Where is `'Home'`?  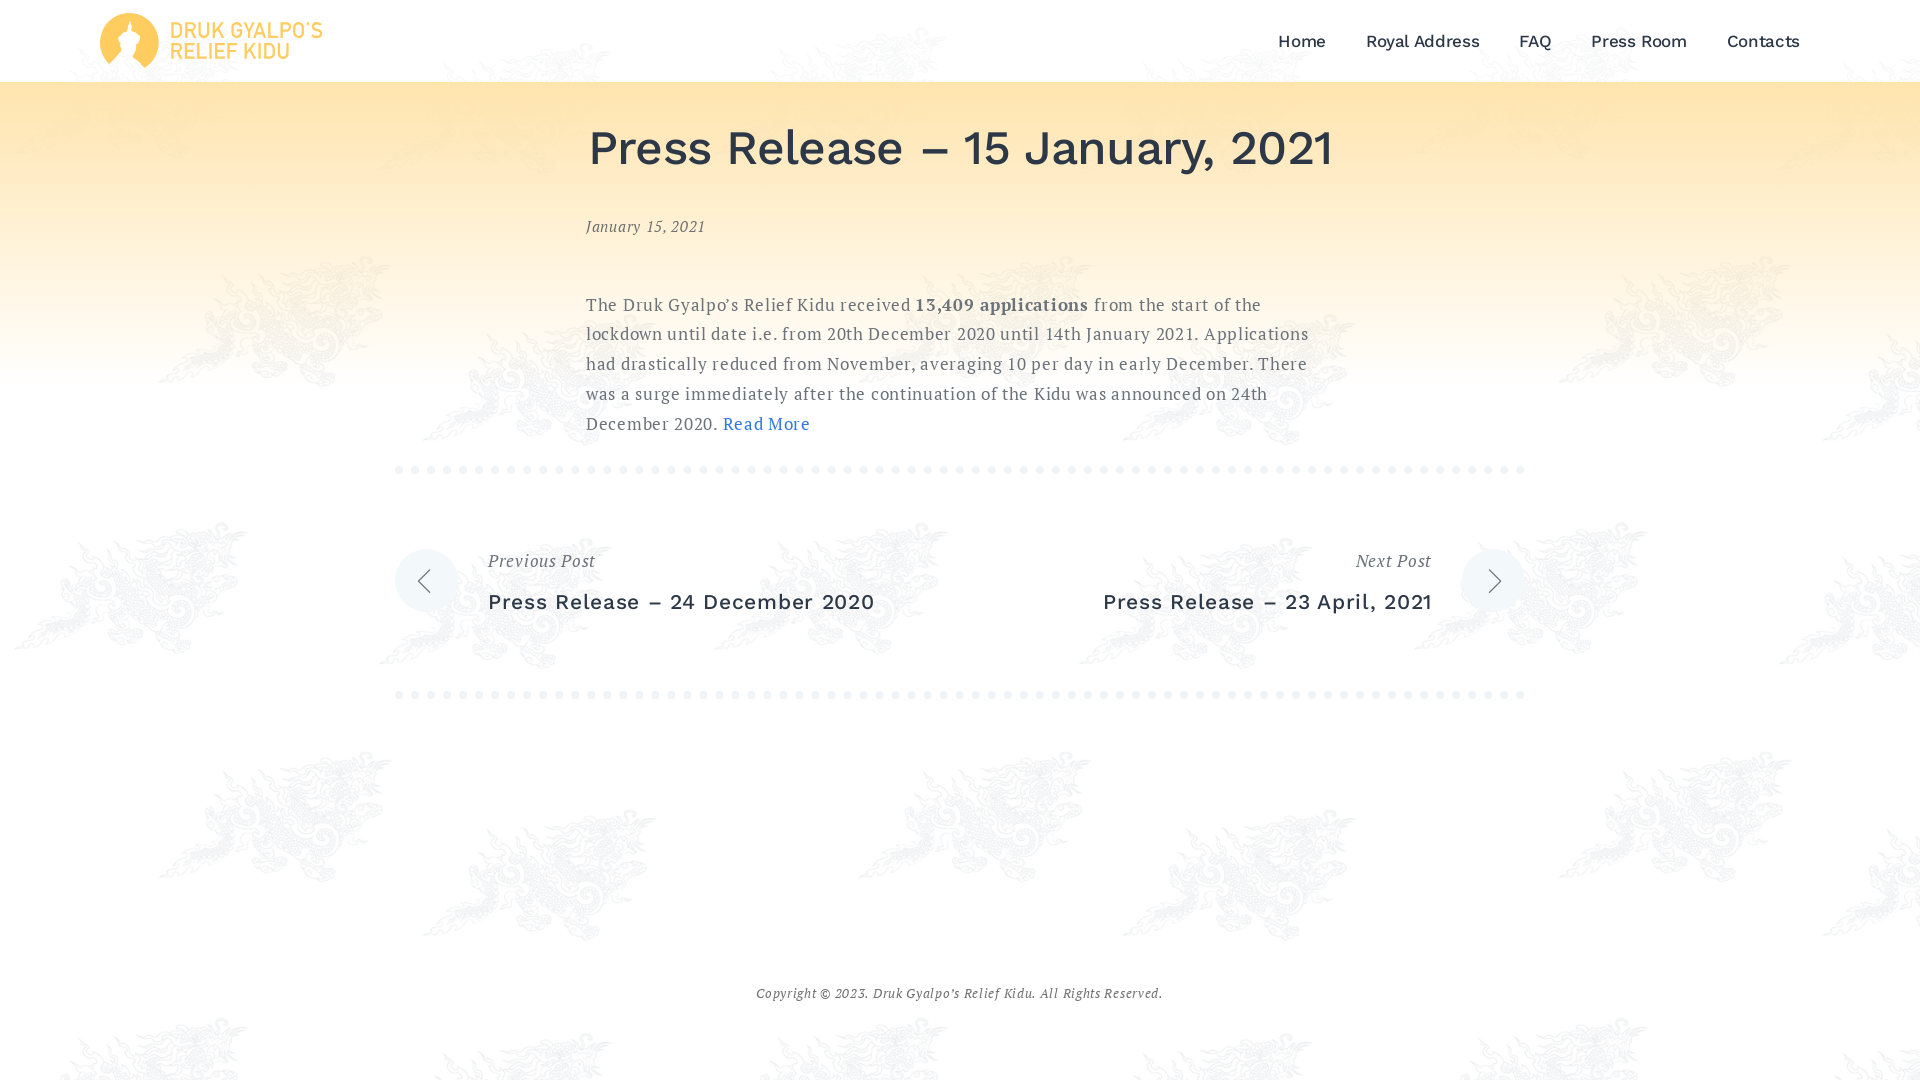
'Home' is located at coordinates (1301, 41).